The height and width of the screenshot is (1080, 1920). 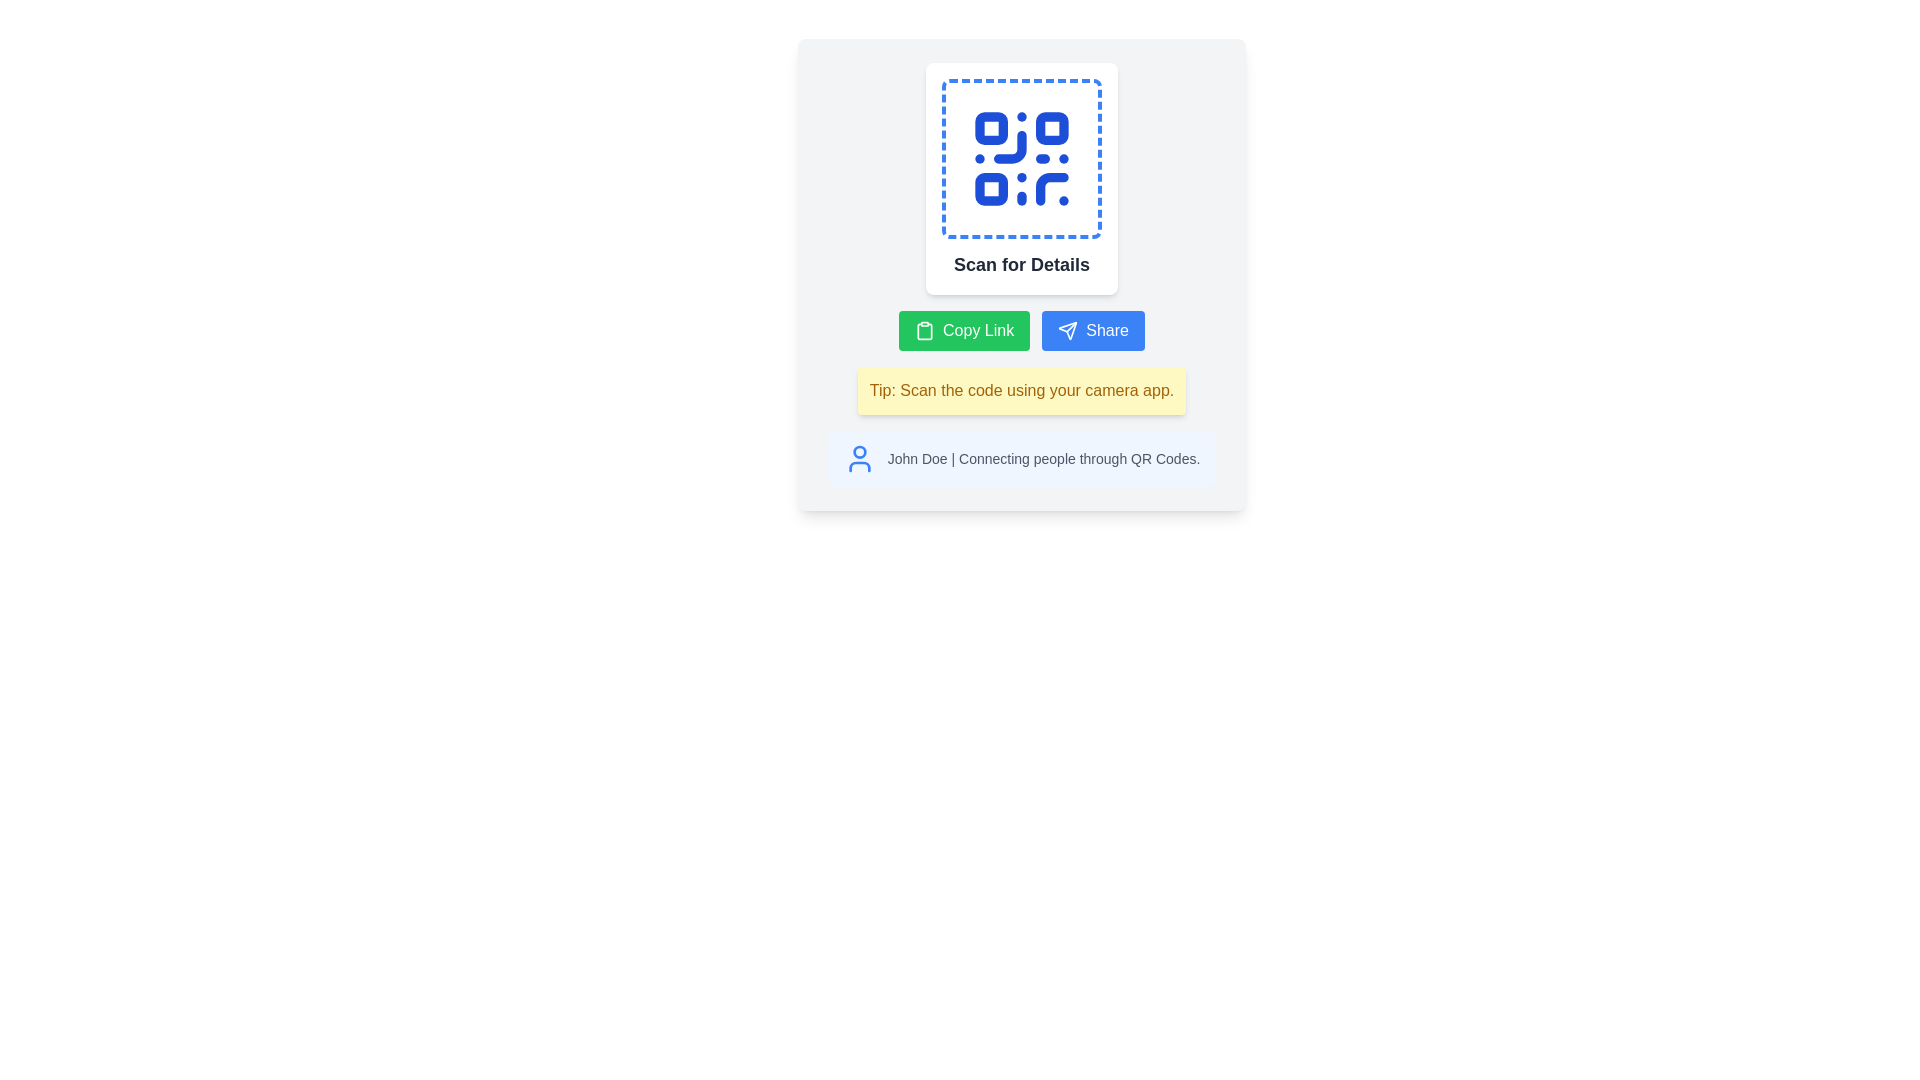 I want to click on the decorative graphical component located in the bottom-left section of the QR code, so click(x=991, y=189).